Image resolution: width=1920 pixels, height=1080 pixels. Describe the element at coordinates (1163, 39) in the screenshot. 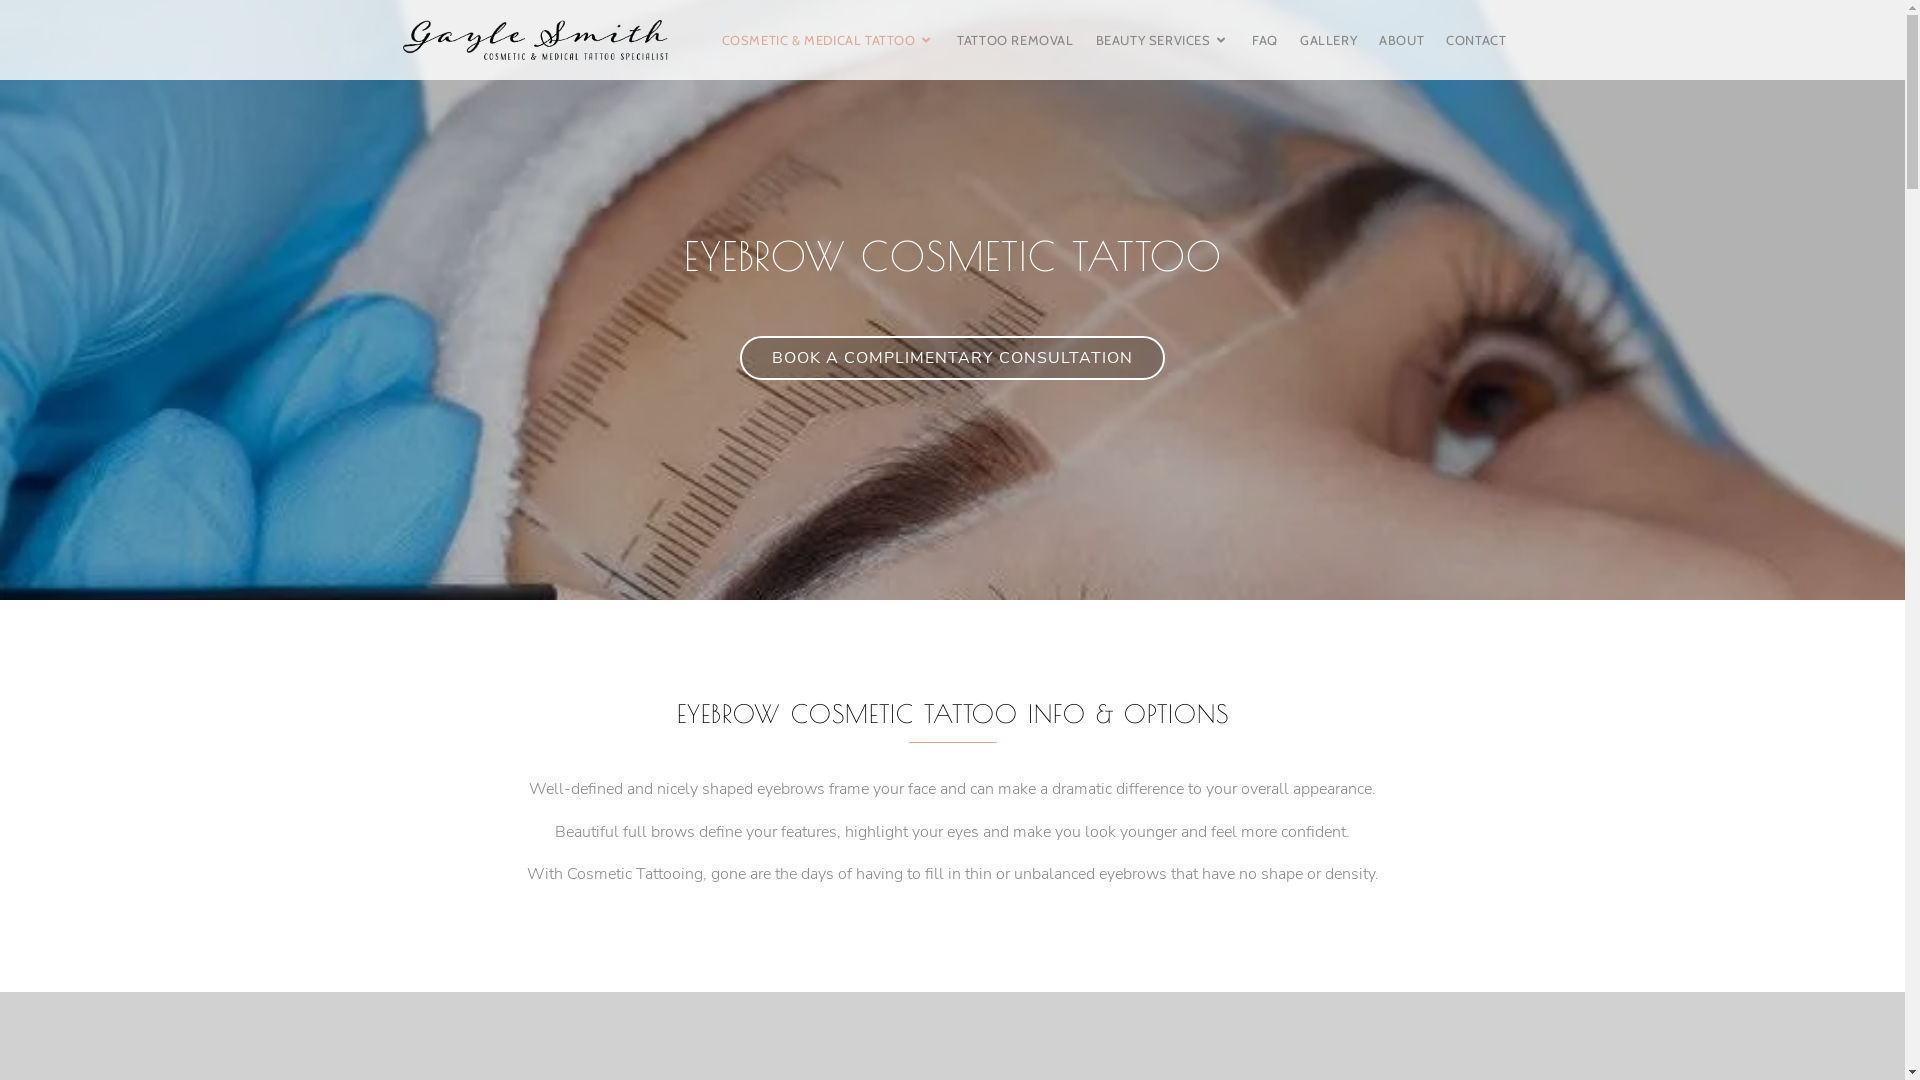

I see `'BEAUTY SERVICES'` at that location.